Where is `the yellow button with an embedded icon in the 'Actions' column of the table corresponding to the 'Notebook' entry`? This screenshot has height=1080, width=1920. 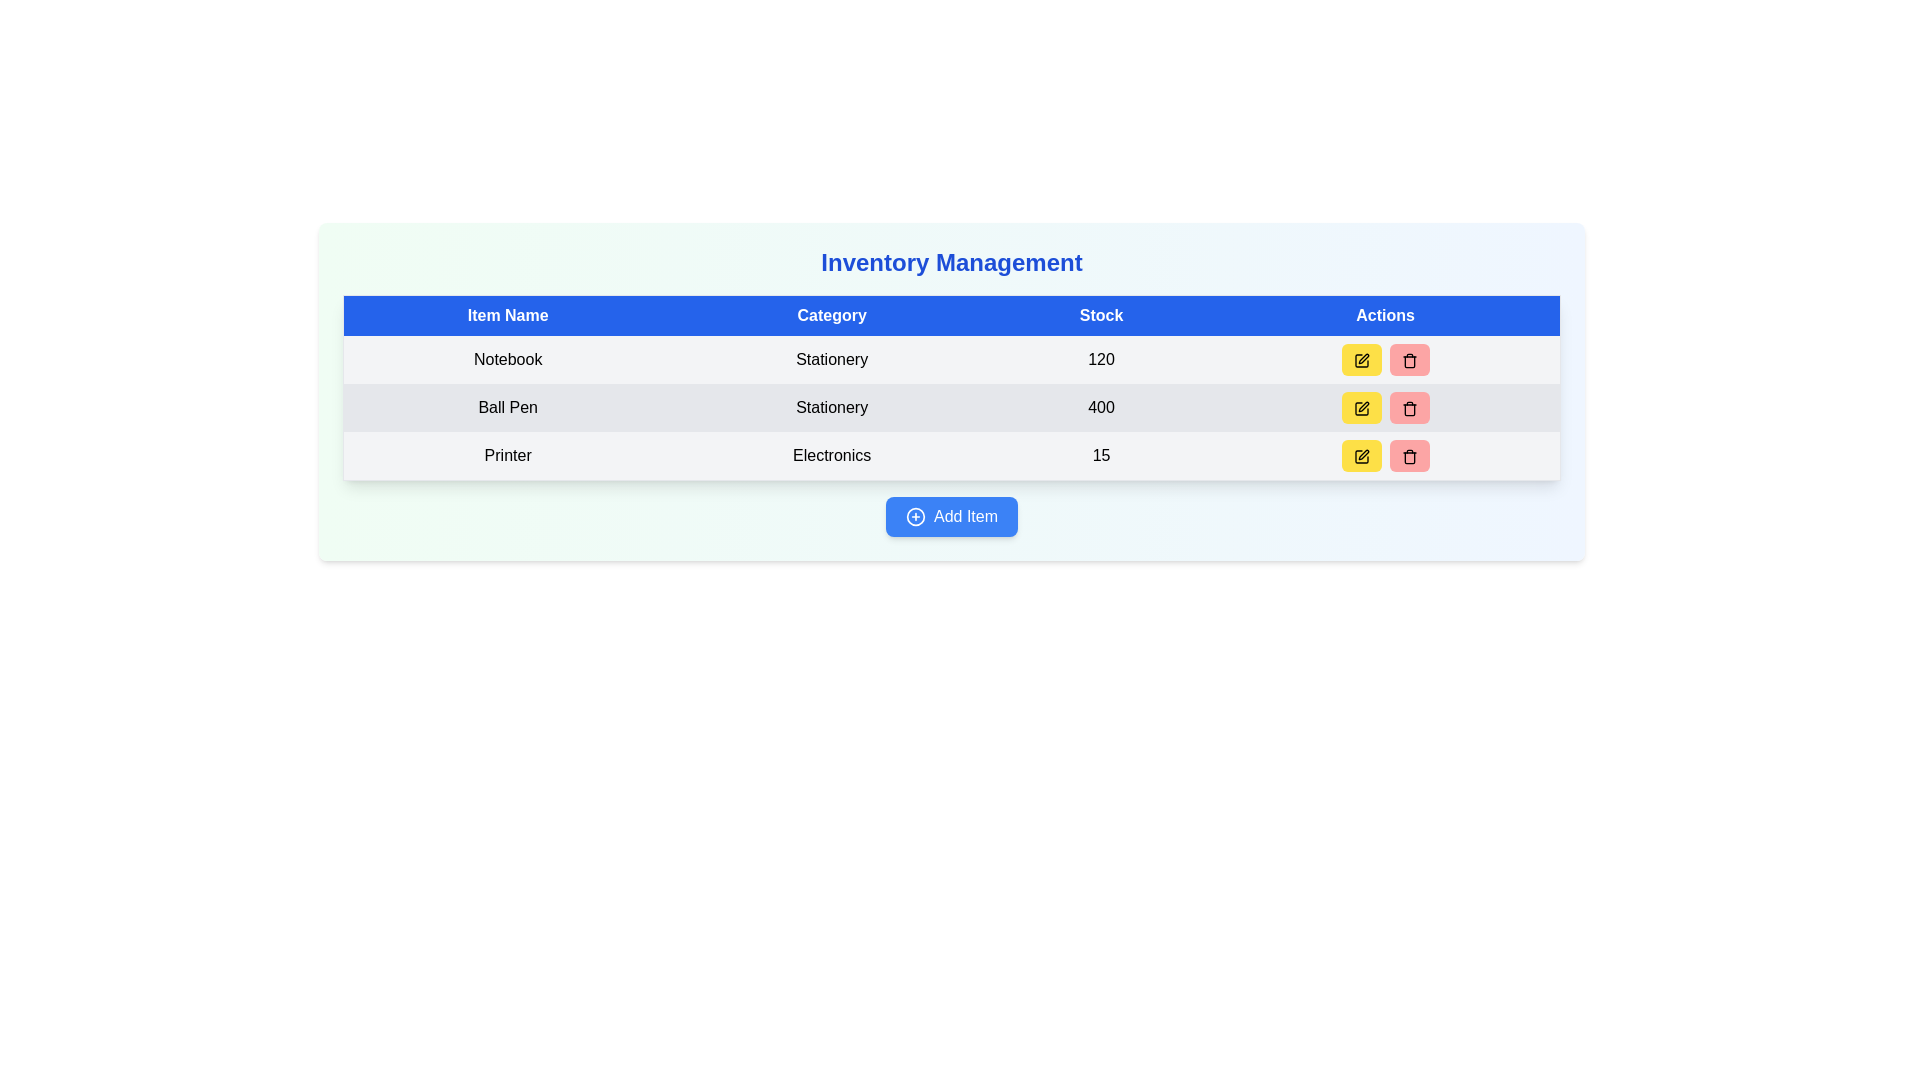 the yellow button with an embedded icon in the 'Actions' column of the table corresponding to the 'Notebook' entry is located at coordinates (1360, 360).